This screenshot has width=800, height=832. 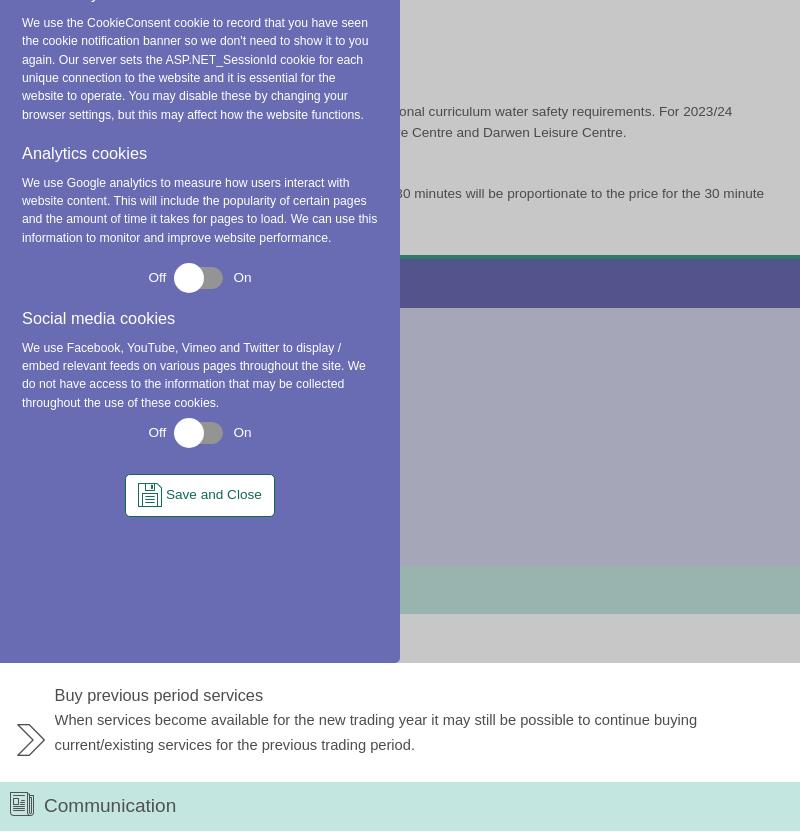 What do you see at coordinates (612, 26) in the screenshot?
I see `'School Swimming Dry Weeks 2023-2024 (DOC , 2.66 KB)'` at bounding box center [612, 26].